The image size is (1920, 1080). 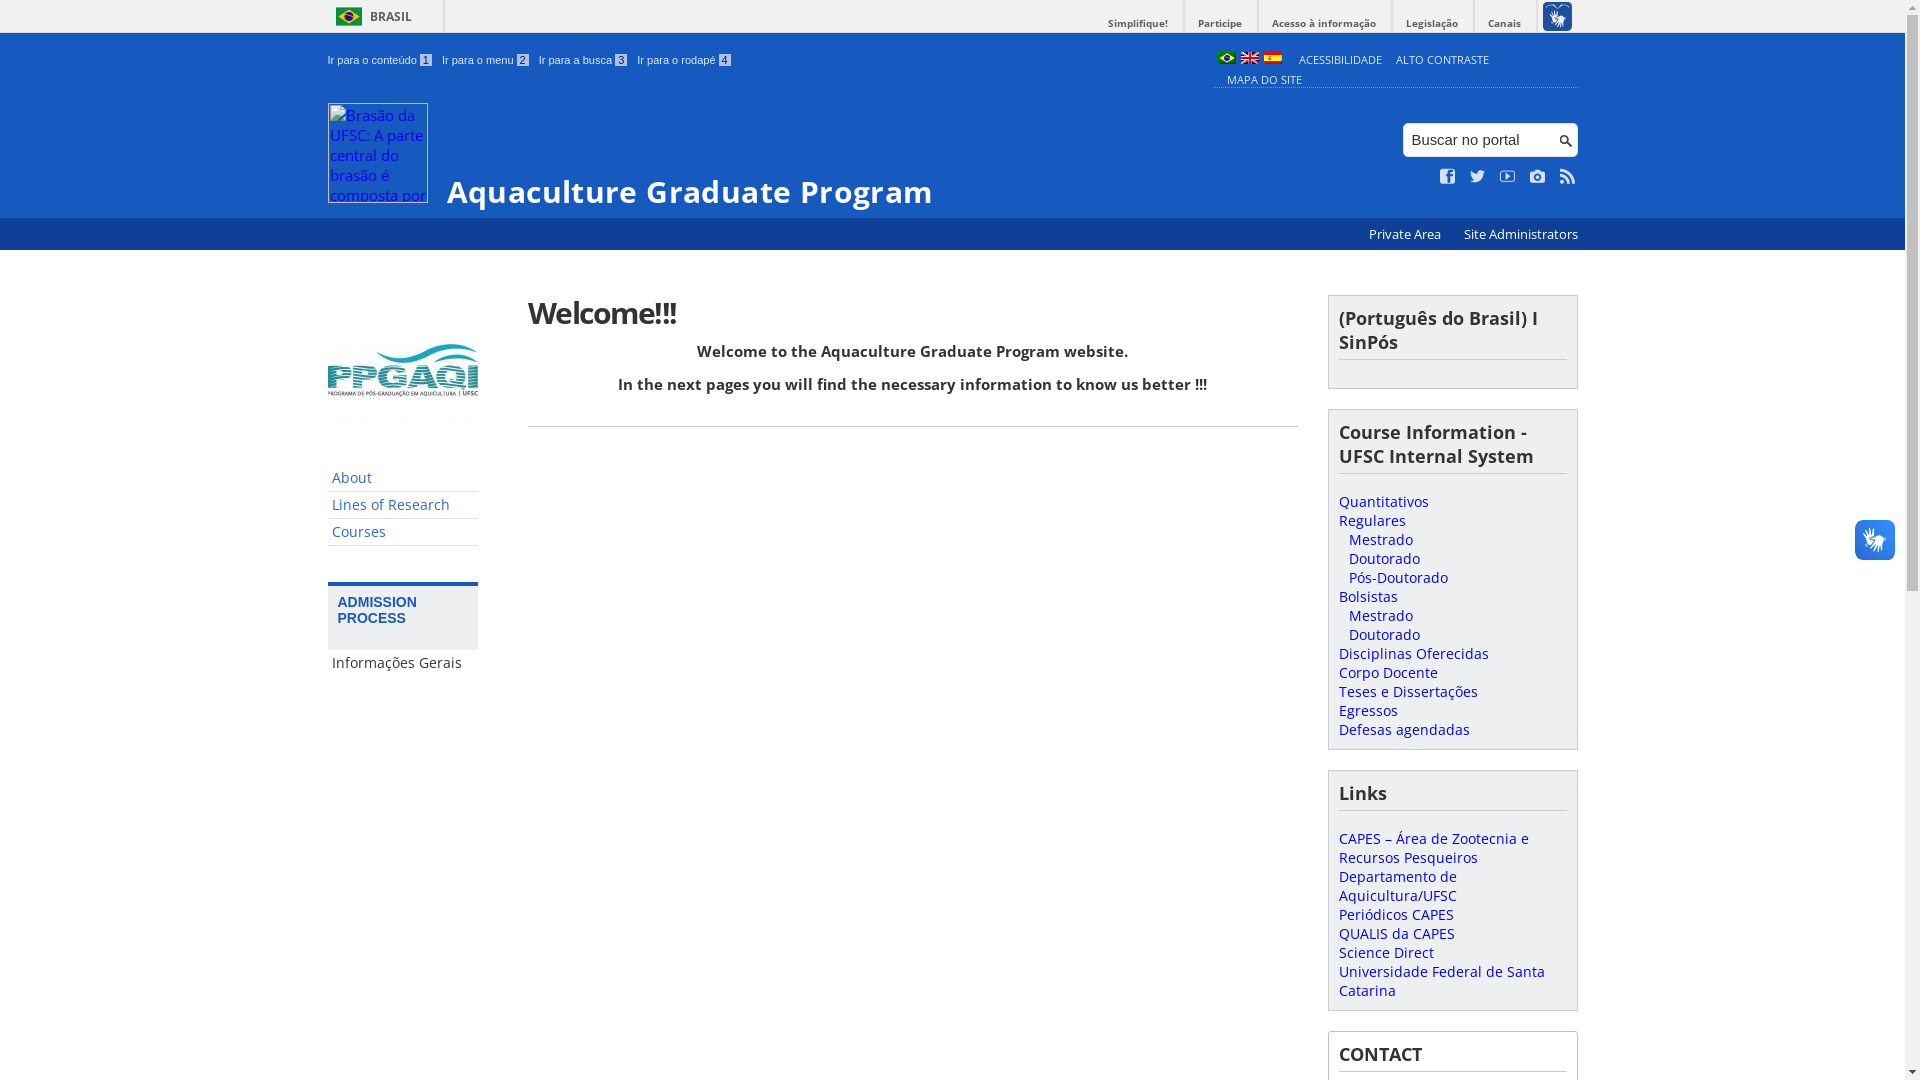 What do you see at coordinates (402, 531) in the screenshot?
I see `'Courses'` at bounding box center [402, 531].